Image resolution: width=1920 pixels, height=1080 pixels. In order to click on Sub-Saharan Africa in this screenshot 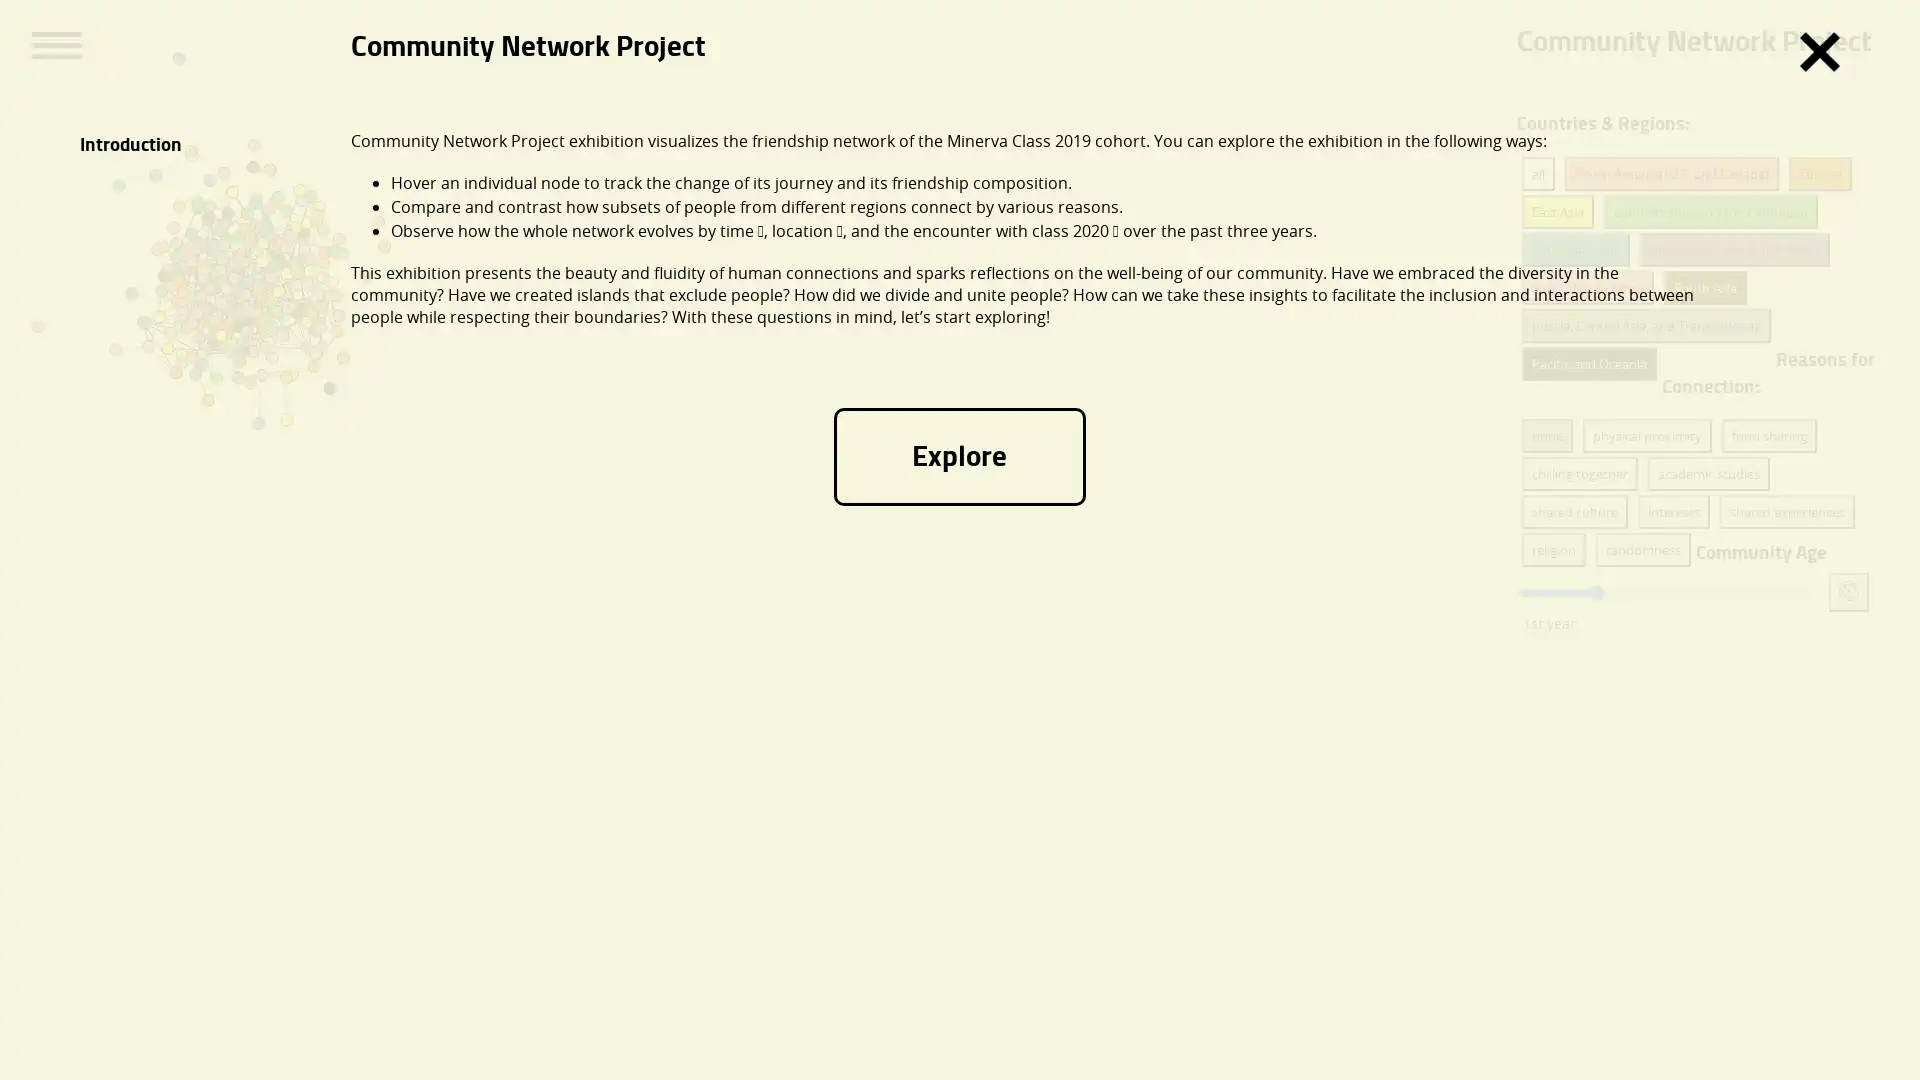, I will do `click(1587, 286)`.